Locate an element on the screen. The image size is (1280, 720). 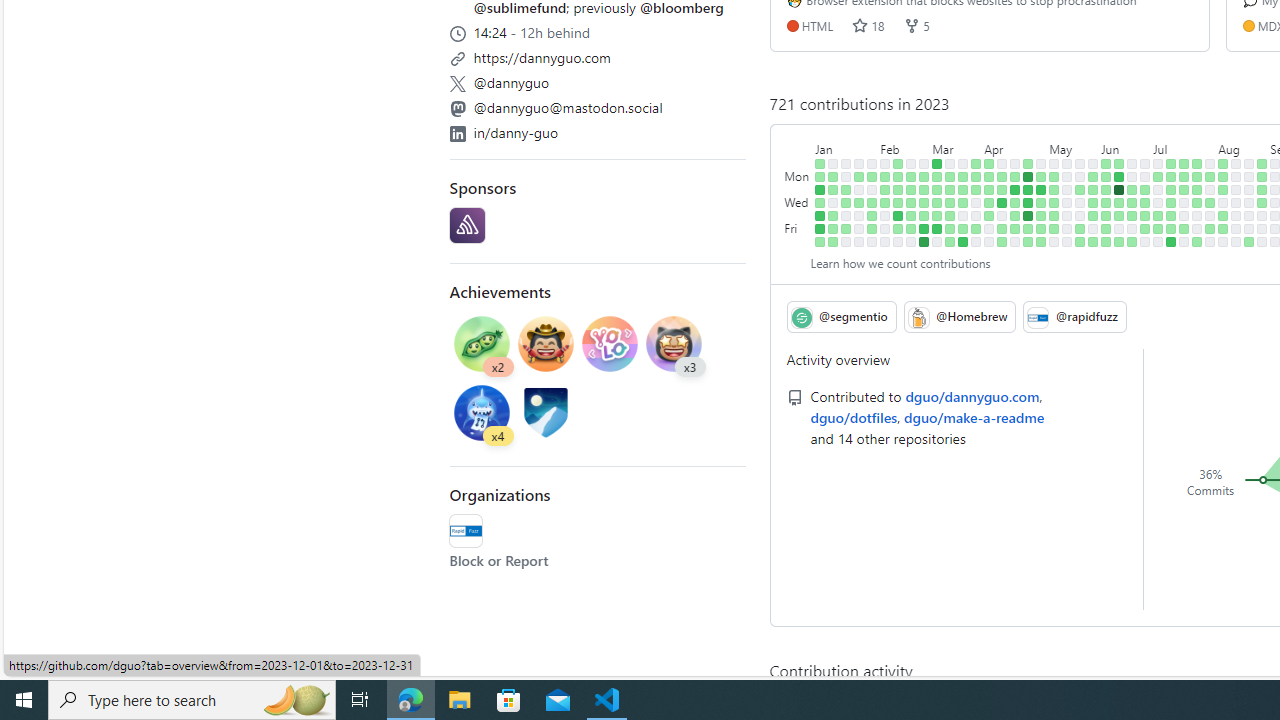
'March' is located at coordinates (955, 144).